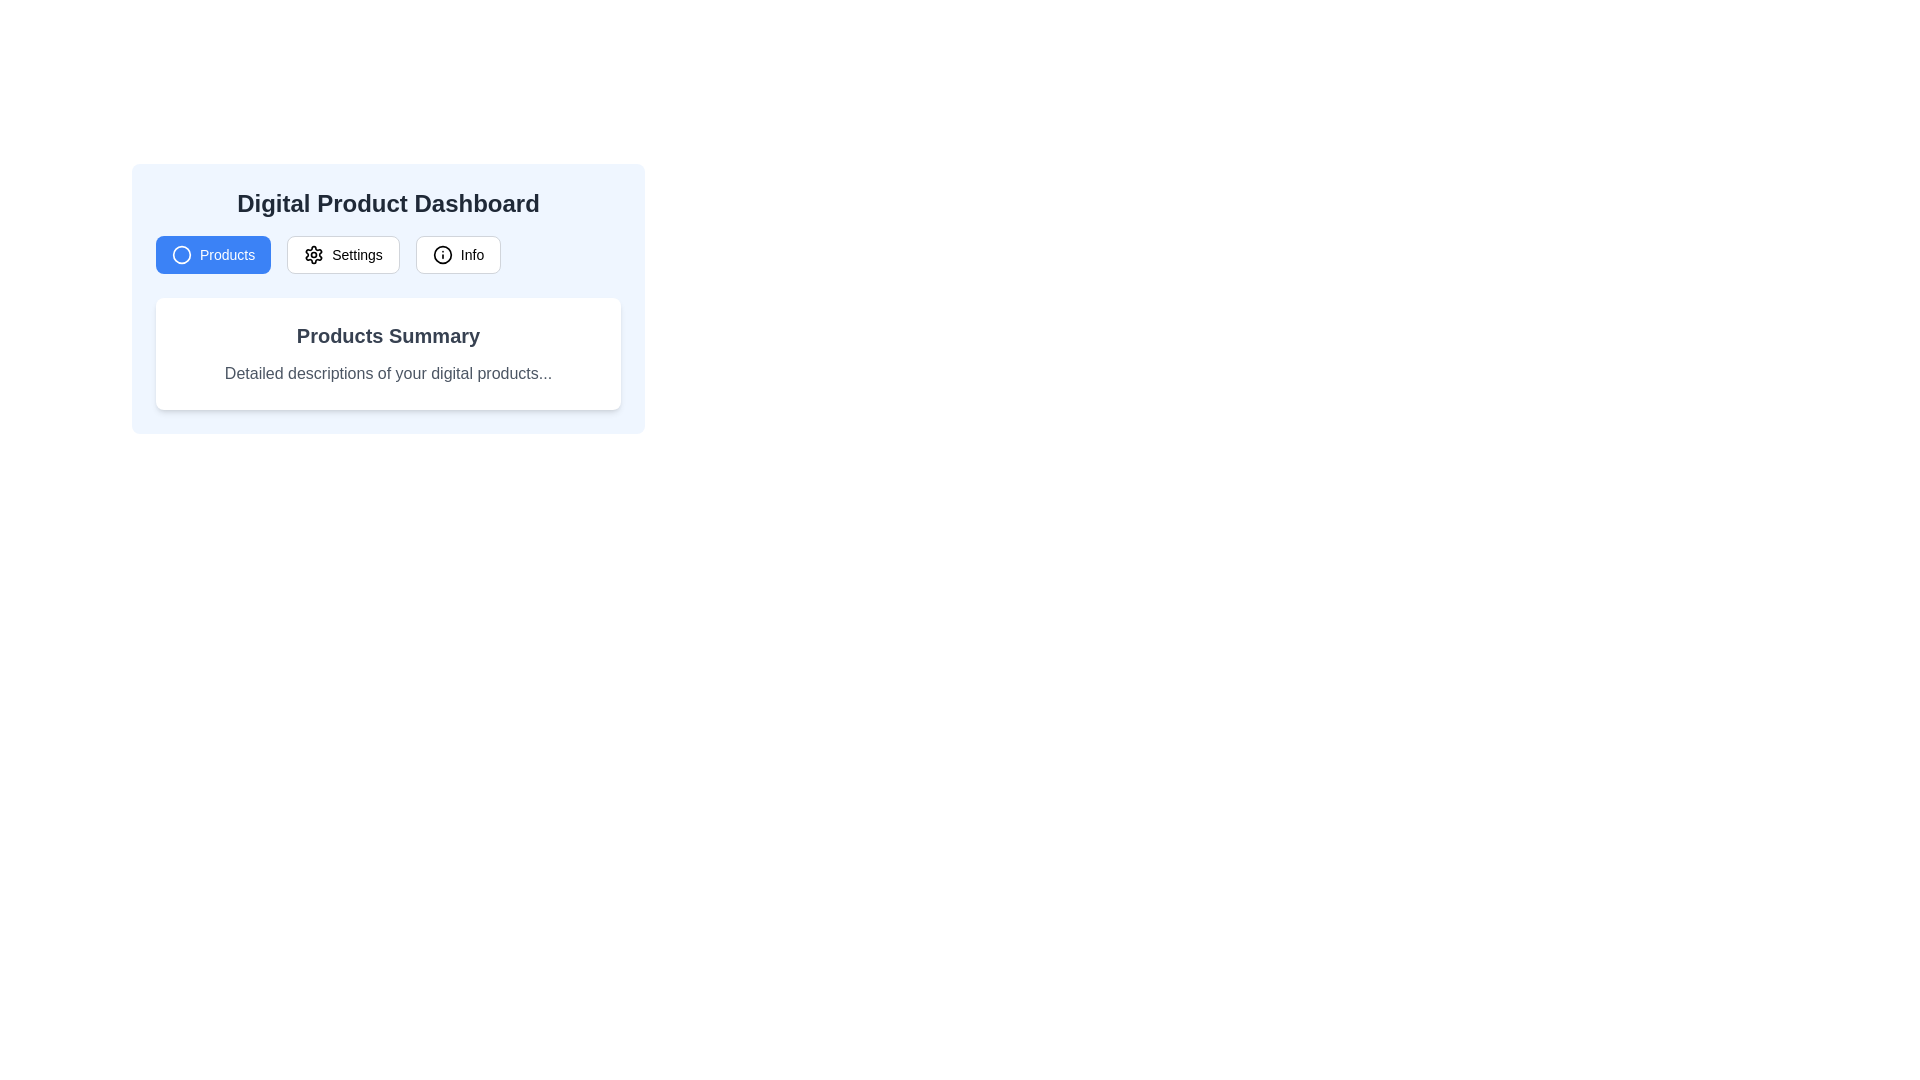 This screenshot has width=1920, height=1080. Describe the element at coordinates (388, 204) in the screenshot. I see `the title text indicating 'Digital Product Dashboard', located above the buttons 'Products', 'Settings', and 'Info'` at that location.